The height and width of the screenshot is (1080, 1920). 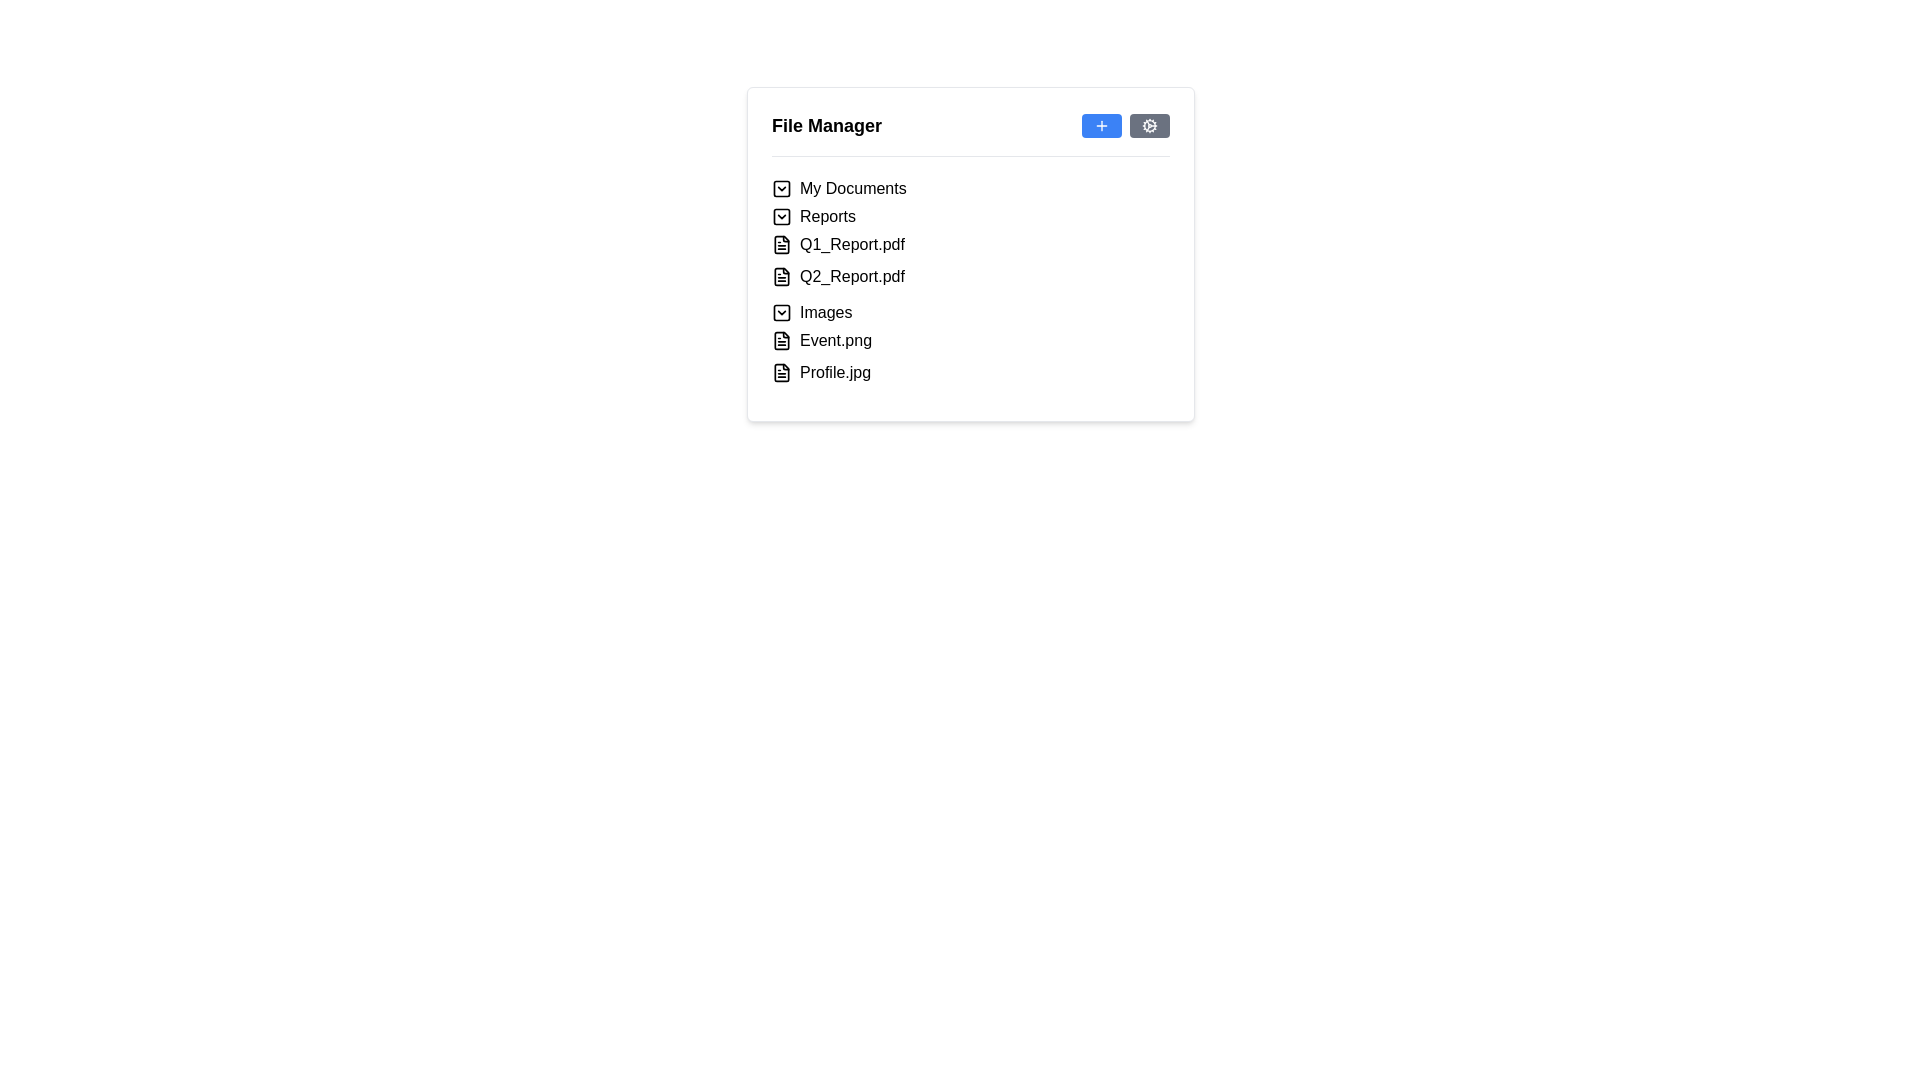 I want to click on the graphical icon resembling a '+' sign with a blue outline, located in the top-right corner of the 'File Manager' interface, adjacent to a gear icon button, so click(x=1101, y=126).